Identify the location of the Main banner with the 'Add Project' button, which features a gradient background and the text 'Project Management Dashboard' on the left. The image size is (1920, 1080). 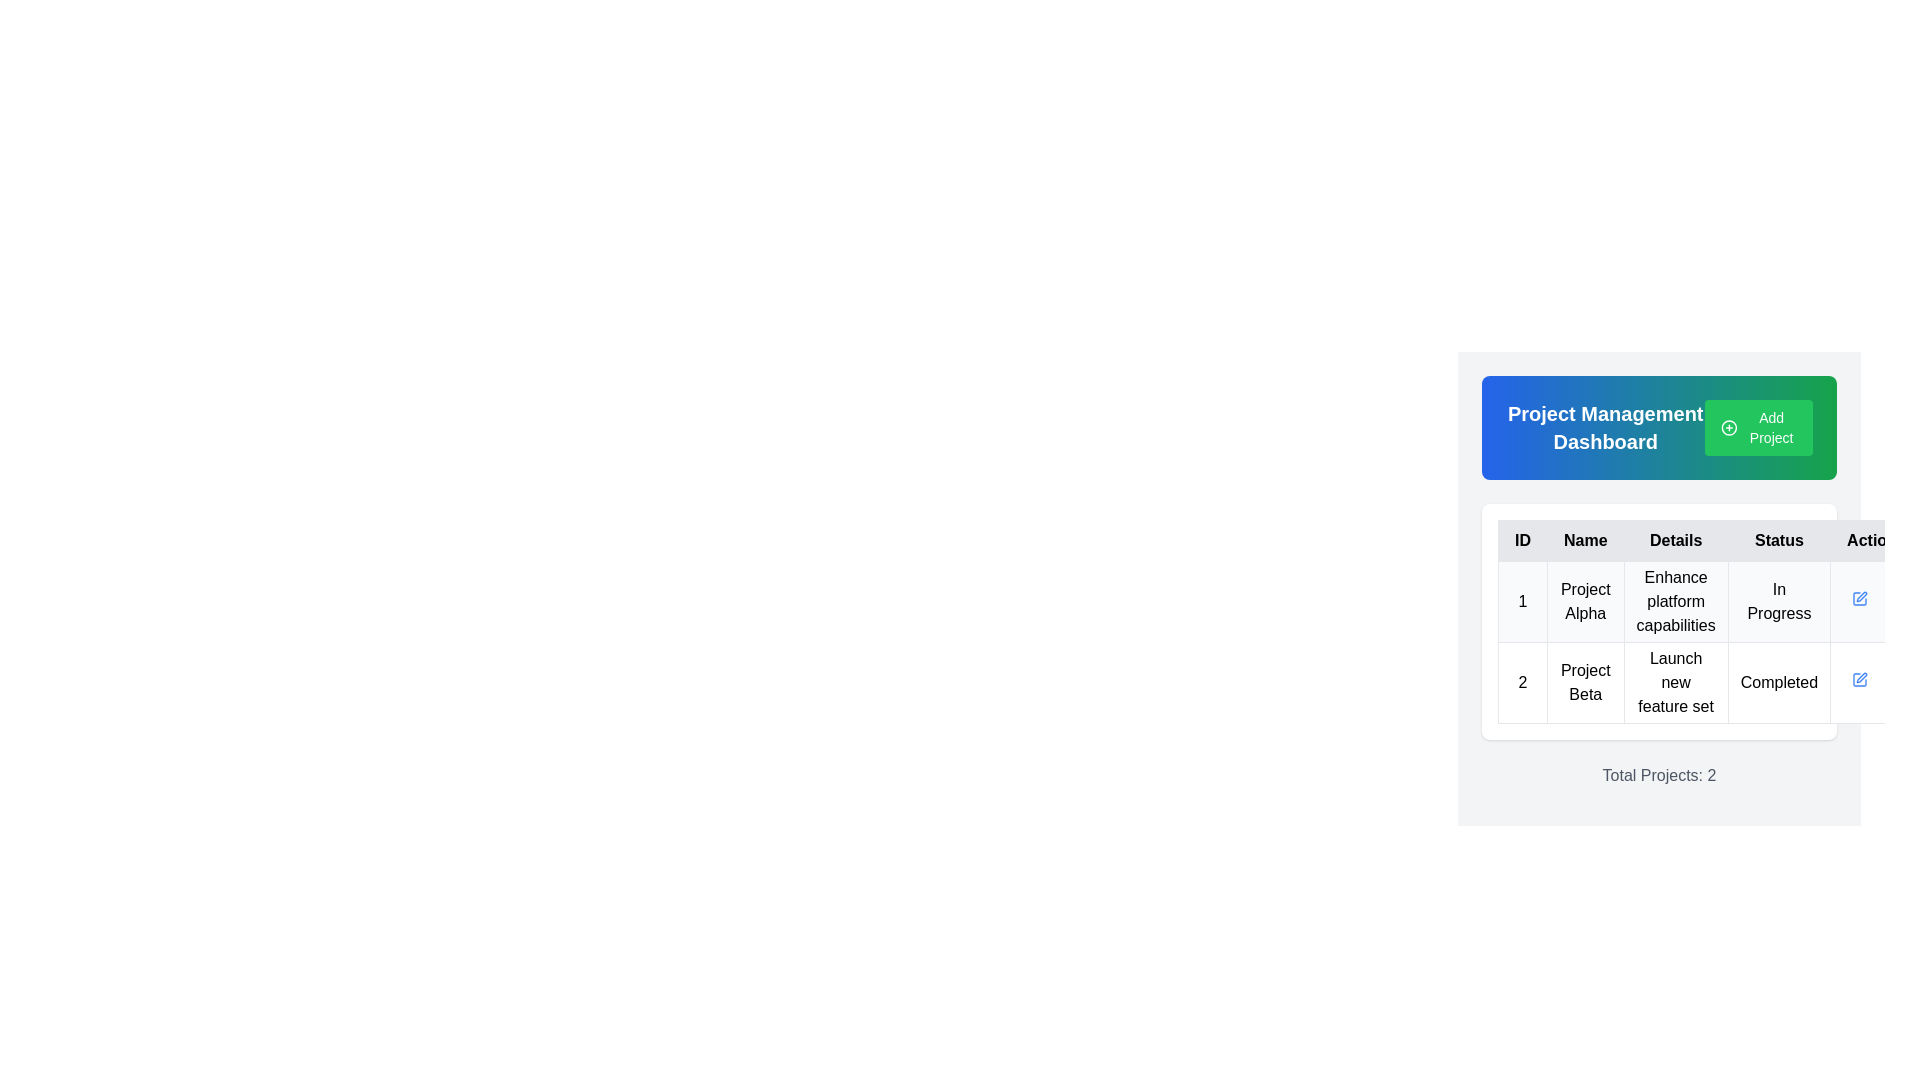
(1659, 427).